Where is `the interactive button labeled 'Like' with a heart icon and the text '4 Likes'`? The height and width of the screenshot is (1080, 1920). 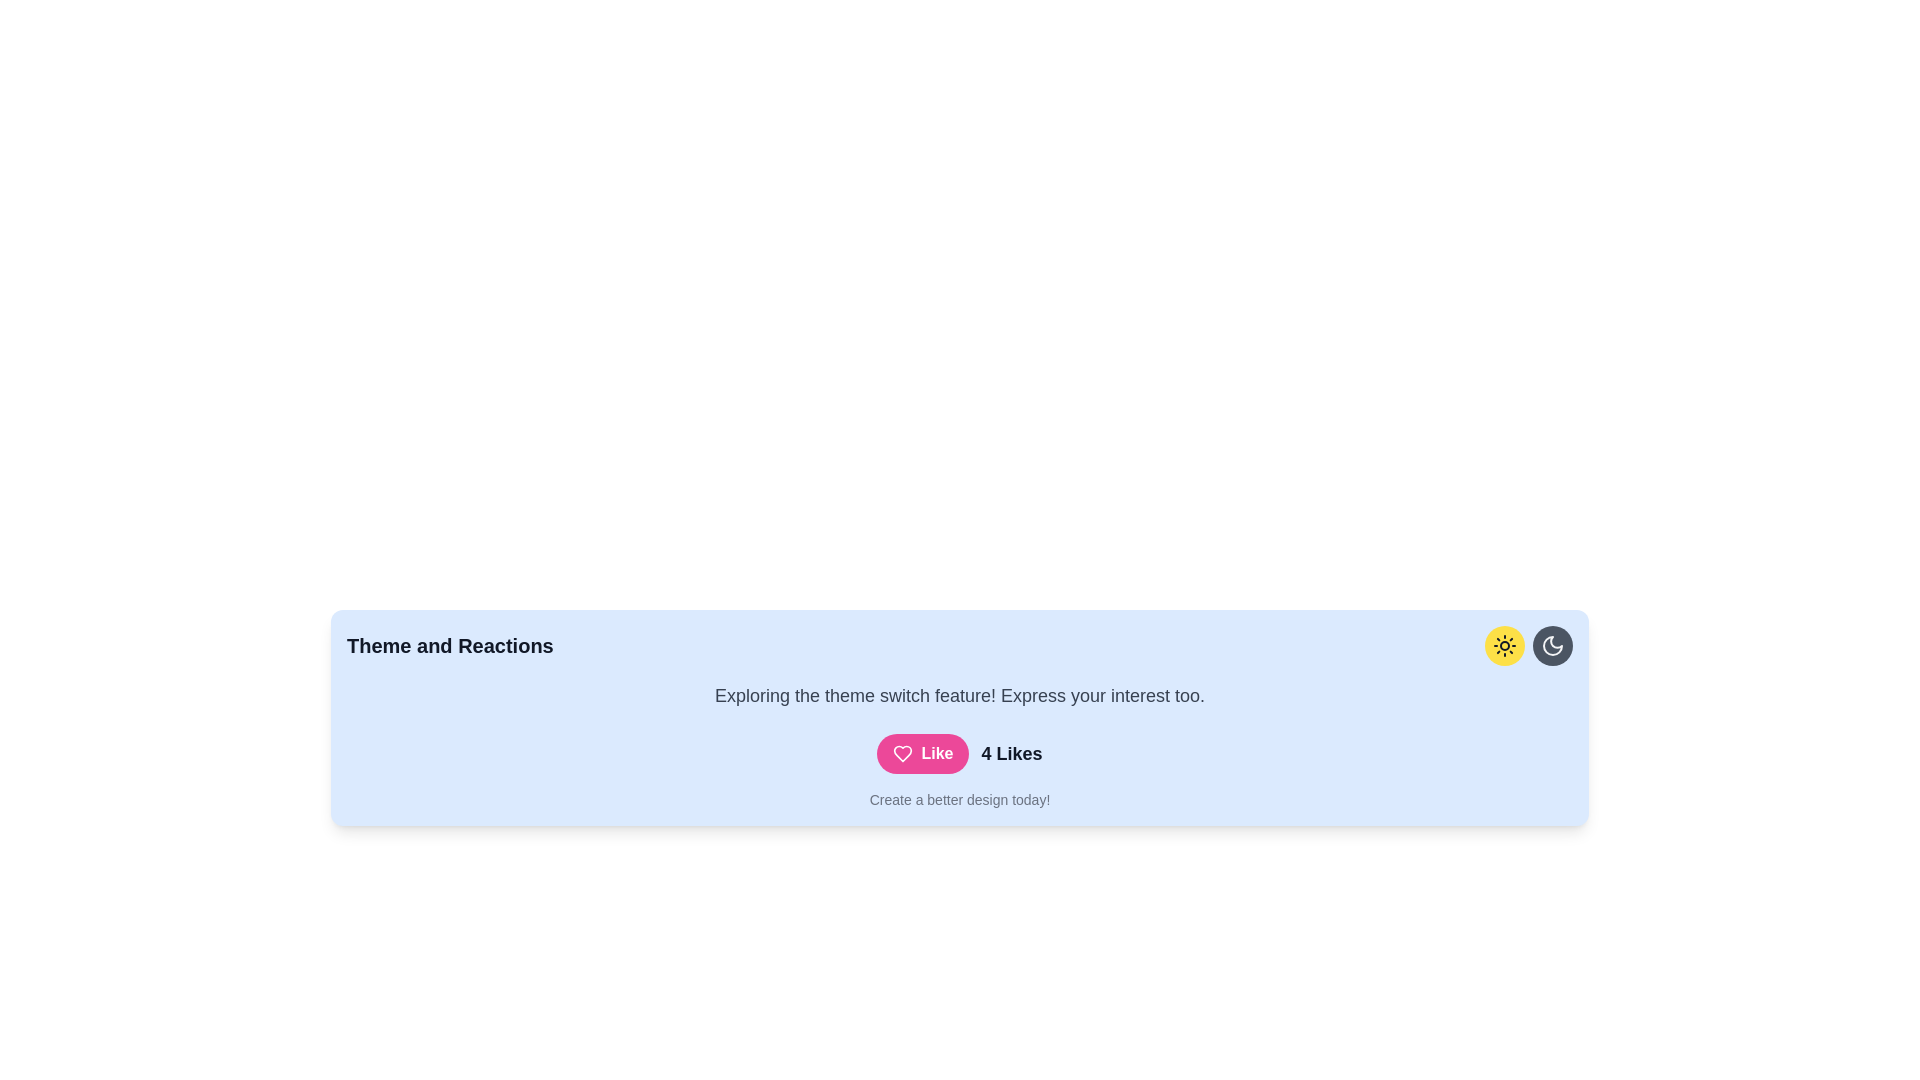 the interactive button labeled 'Like' with a heart icon and the text '4 Likes' is located at coordinates (960, 753).